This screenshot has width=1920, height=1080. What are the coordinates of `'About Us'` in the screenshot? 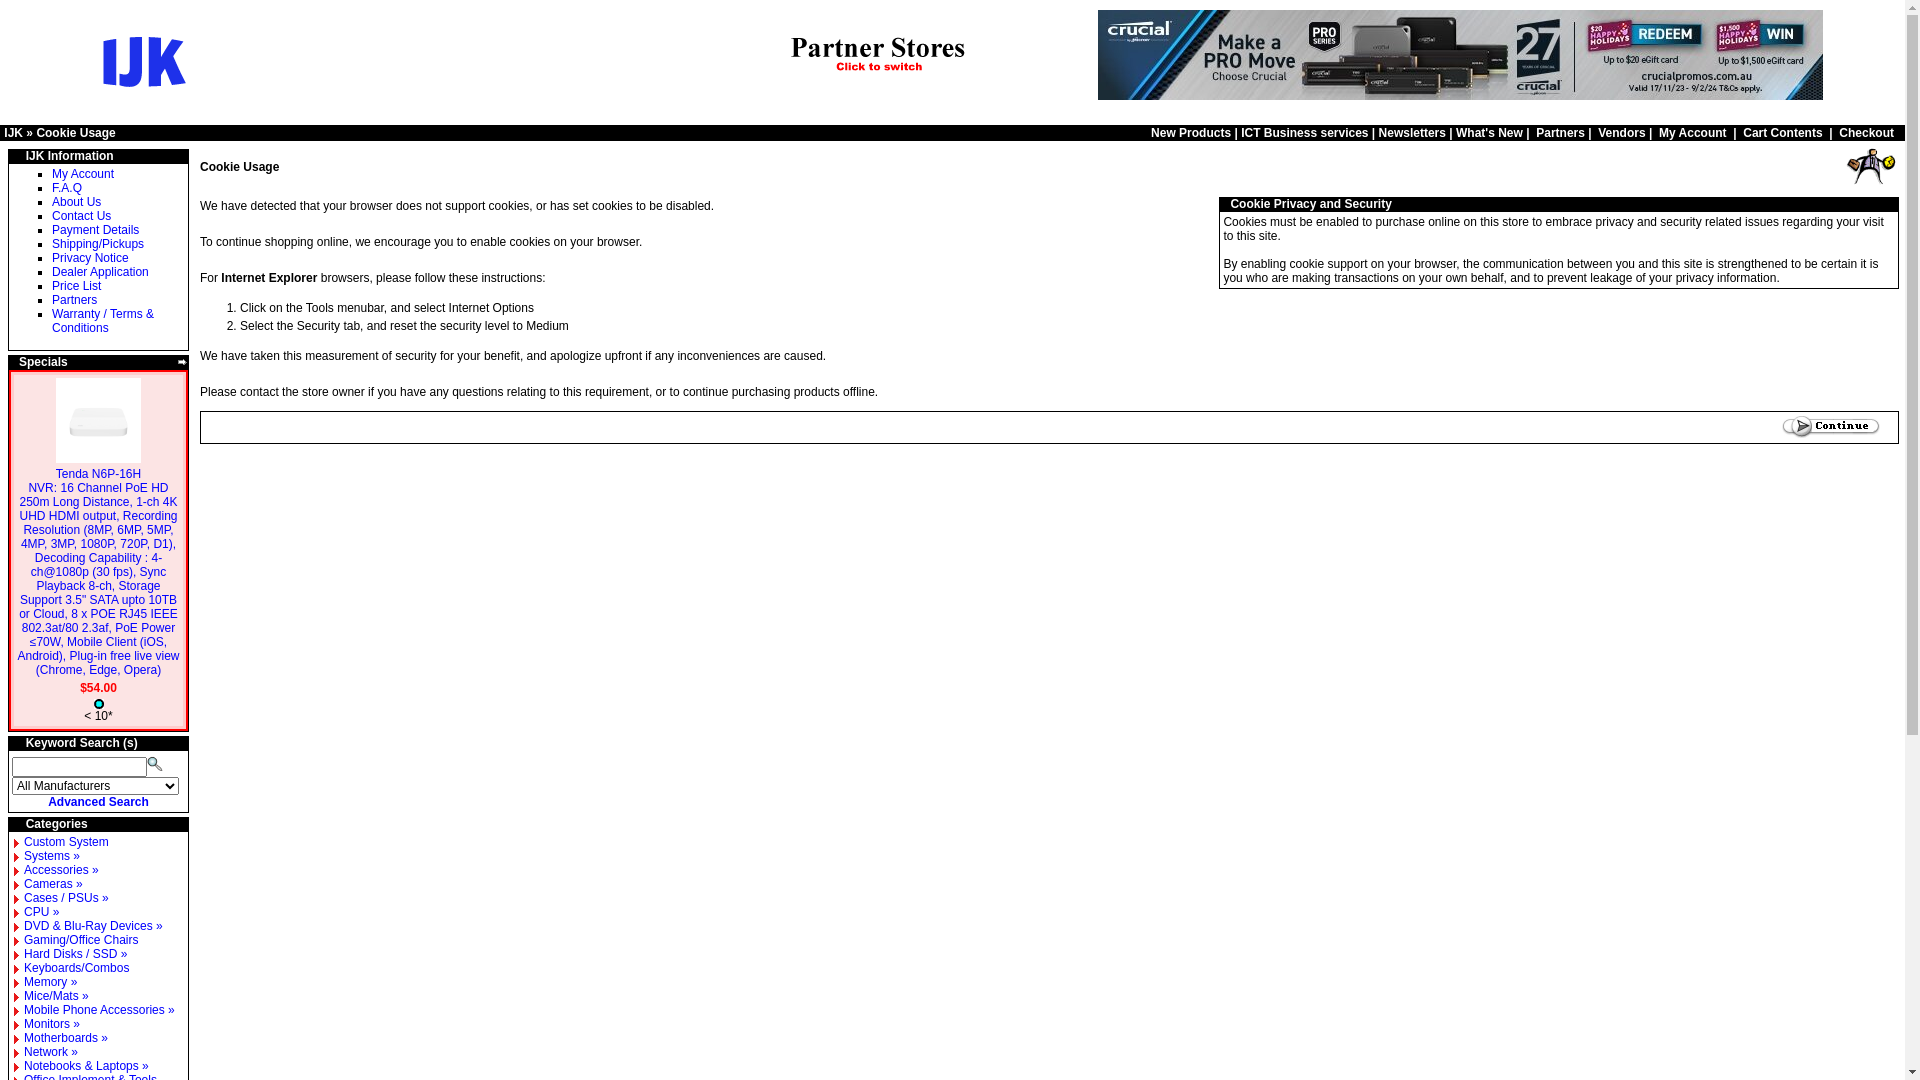 It's located at (76, 201).